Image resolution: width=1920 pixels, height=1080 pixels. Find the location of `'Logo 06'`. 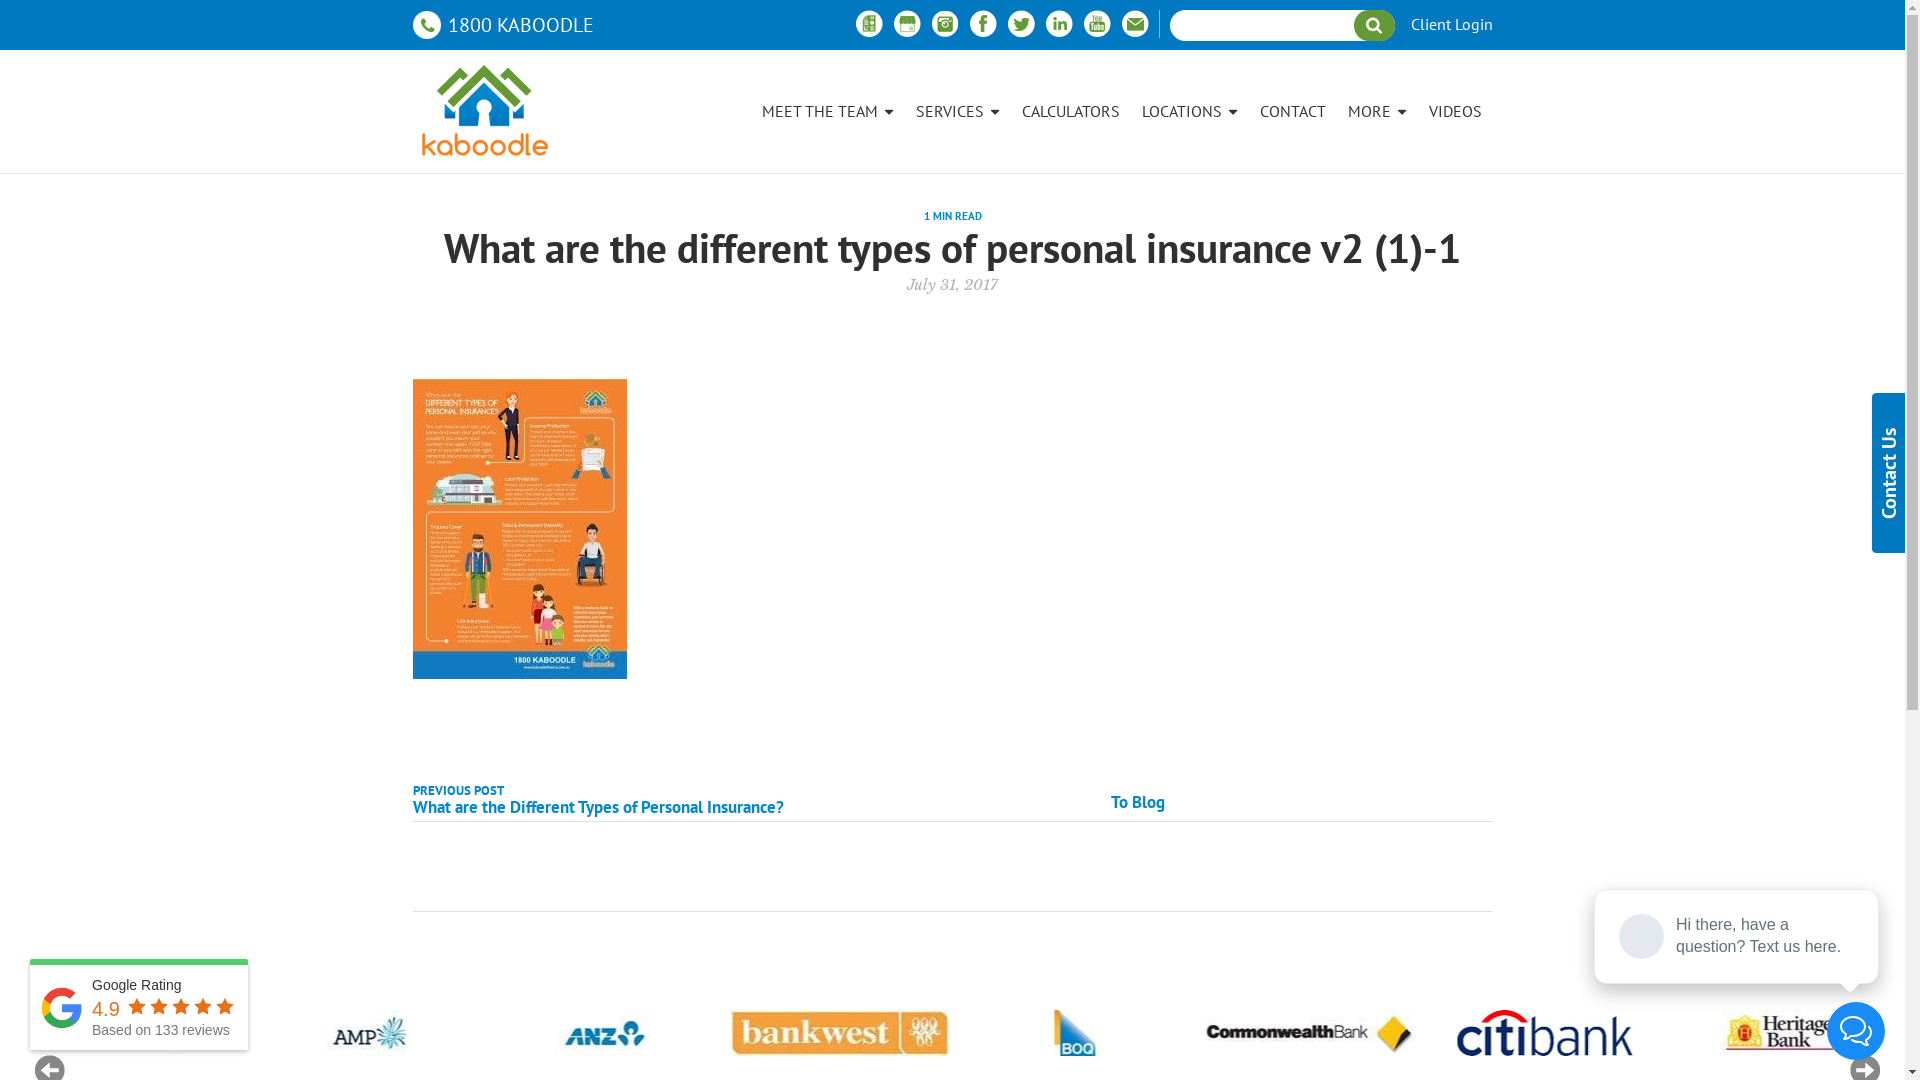

'Logo 06' is located at coordinates (957, 1033).